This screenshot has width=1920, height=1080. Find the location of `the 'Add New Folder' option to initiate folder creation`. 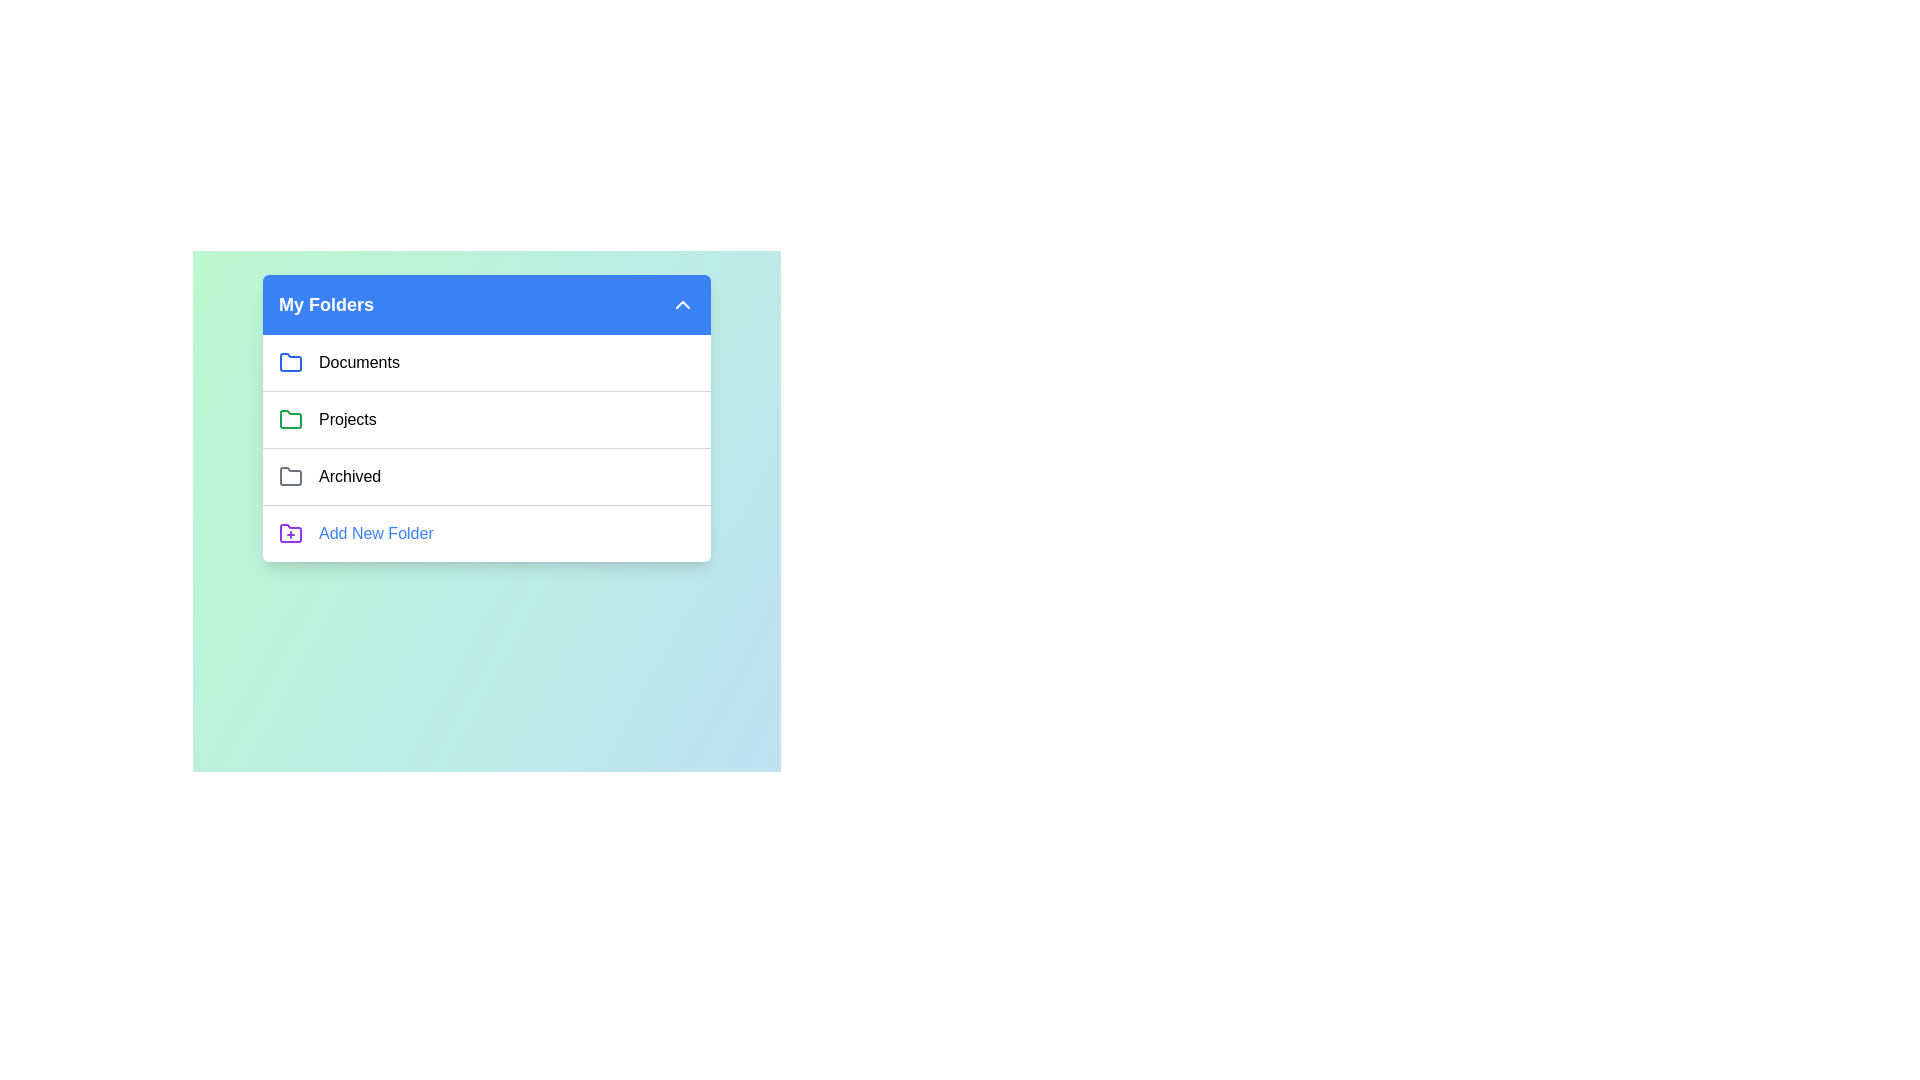

the 'Add New Folder' option to initiate folder creation is located at coordinates (375, 532).